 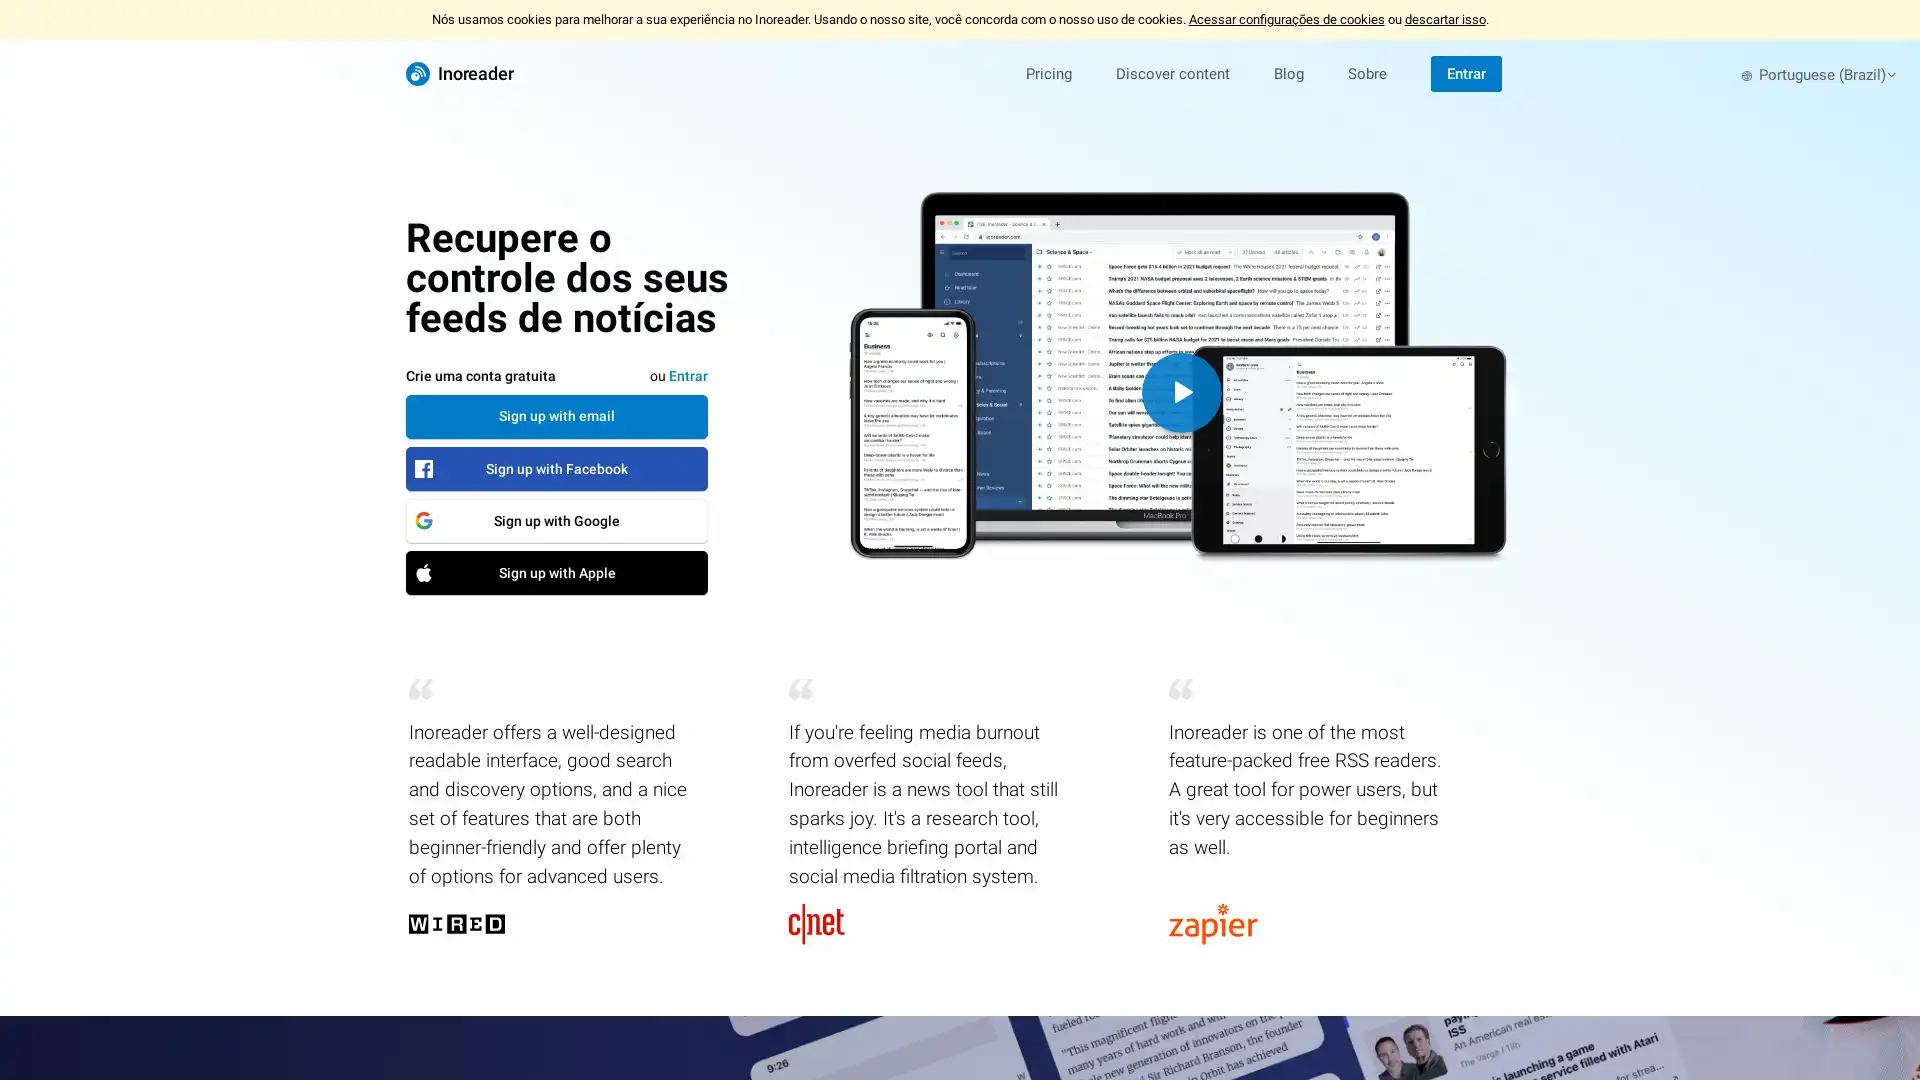 I want to click on Sign up with Google, so click(x=556, y=519).